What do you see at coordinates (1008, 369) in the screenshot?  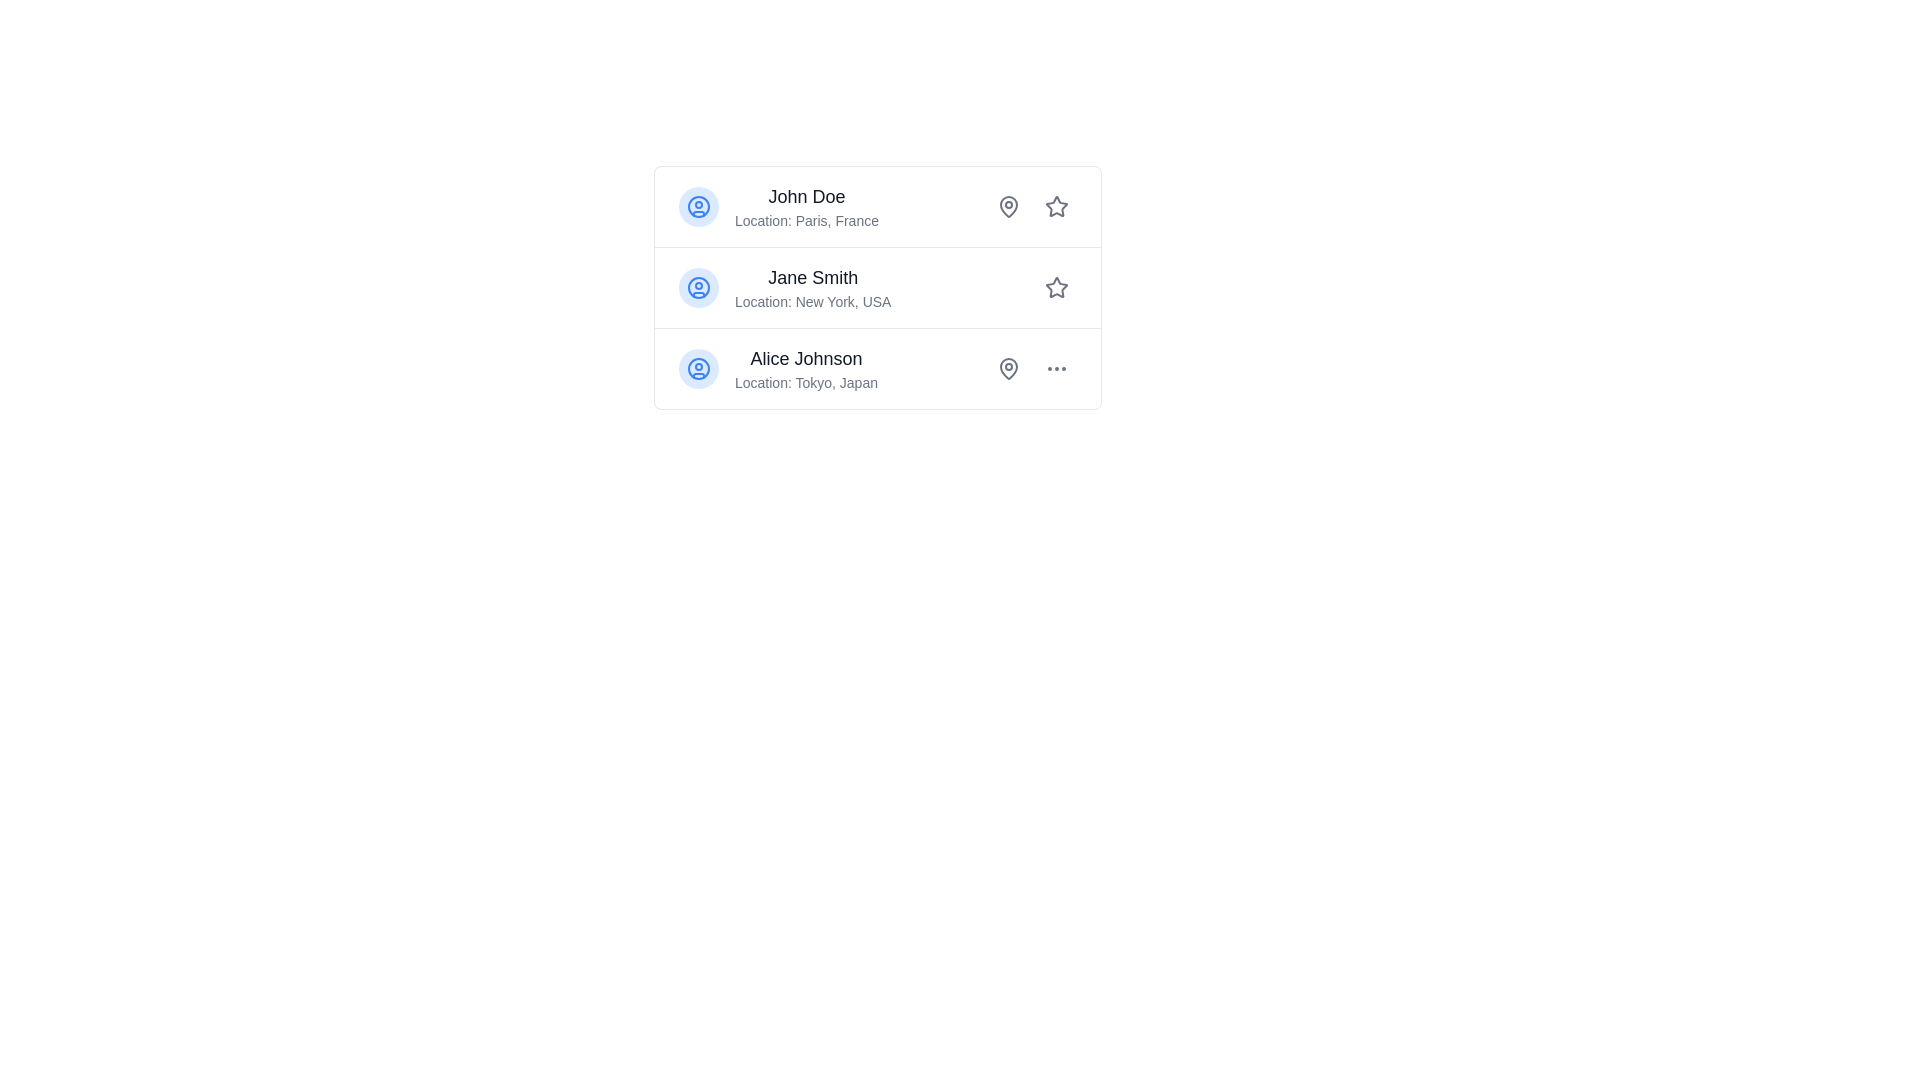 I see `the map pin icon located to the right of 'Alice Johnson' and beneath 'Jane Smith'` at bounding box center [1008, 369].